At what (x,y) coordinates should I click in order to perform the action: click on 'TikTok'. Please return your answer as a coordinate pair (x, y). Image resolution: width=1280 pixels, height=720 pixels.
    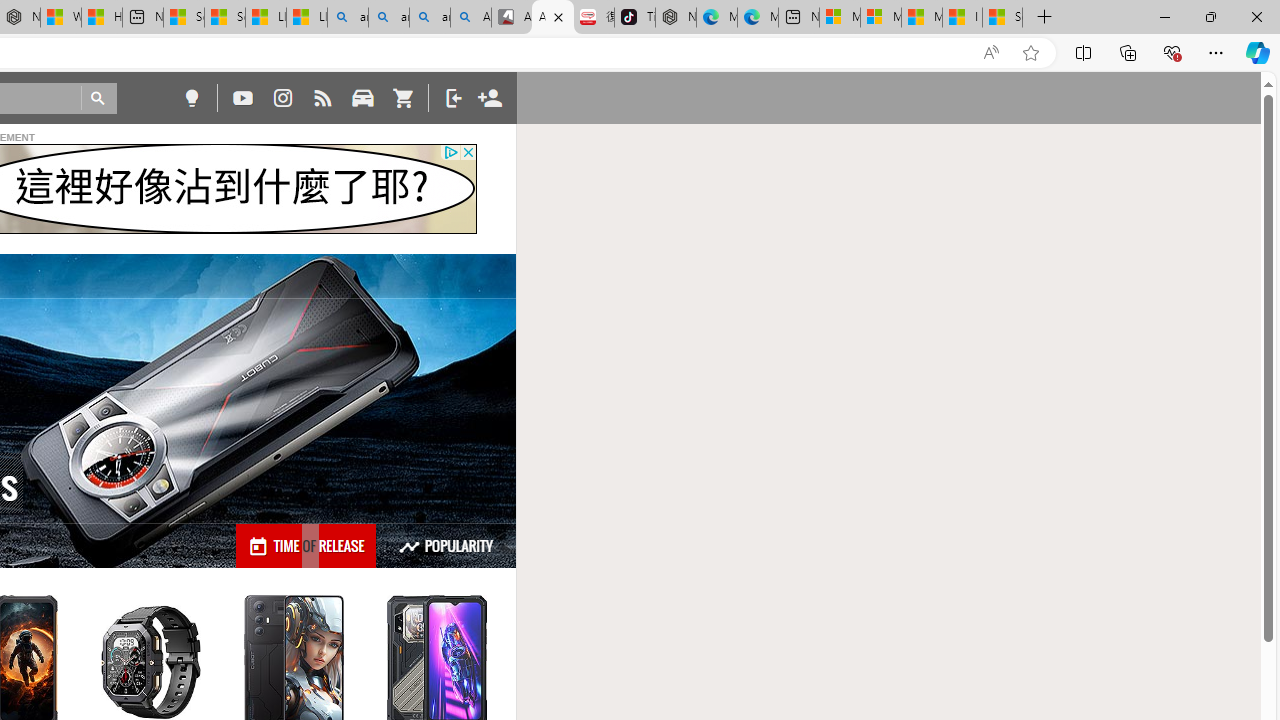
    Looking at the image, I should click on (633, 17).